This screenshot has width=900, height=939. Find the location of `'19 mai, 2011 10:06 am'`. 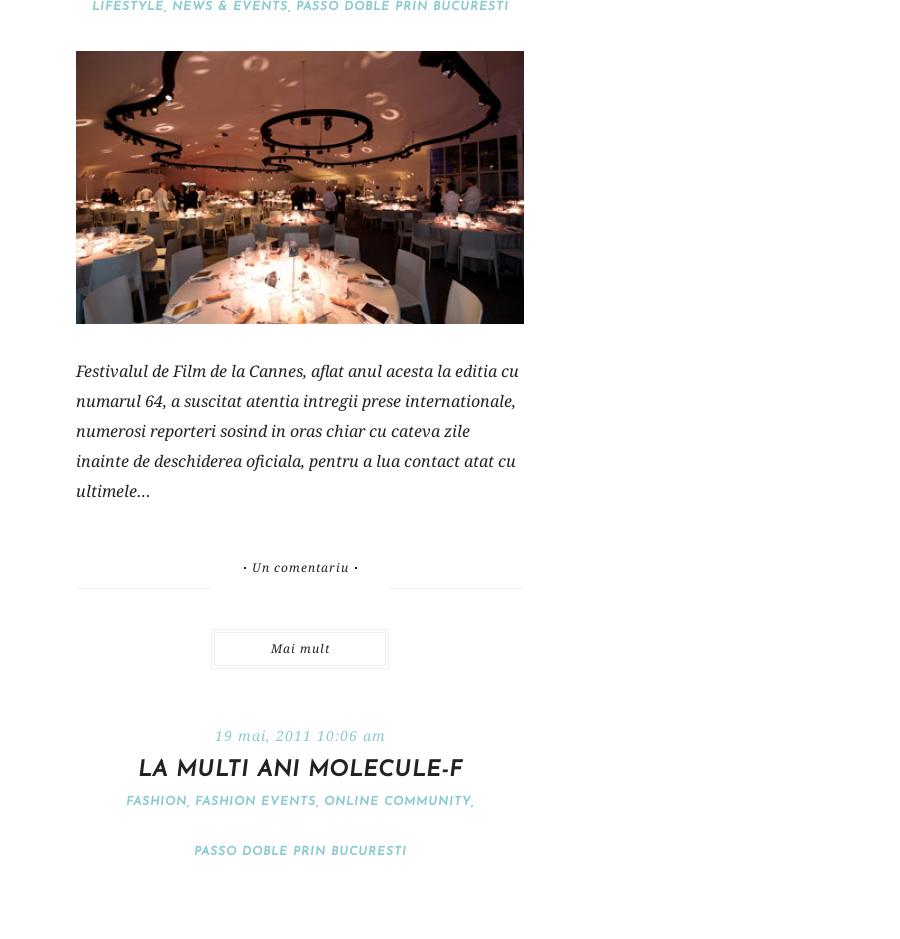

'19 mai, 2011 10:06 am' is located at coordinates (298, 735).